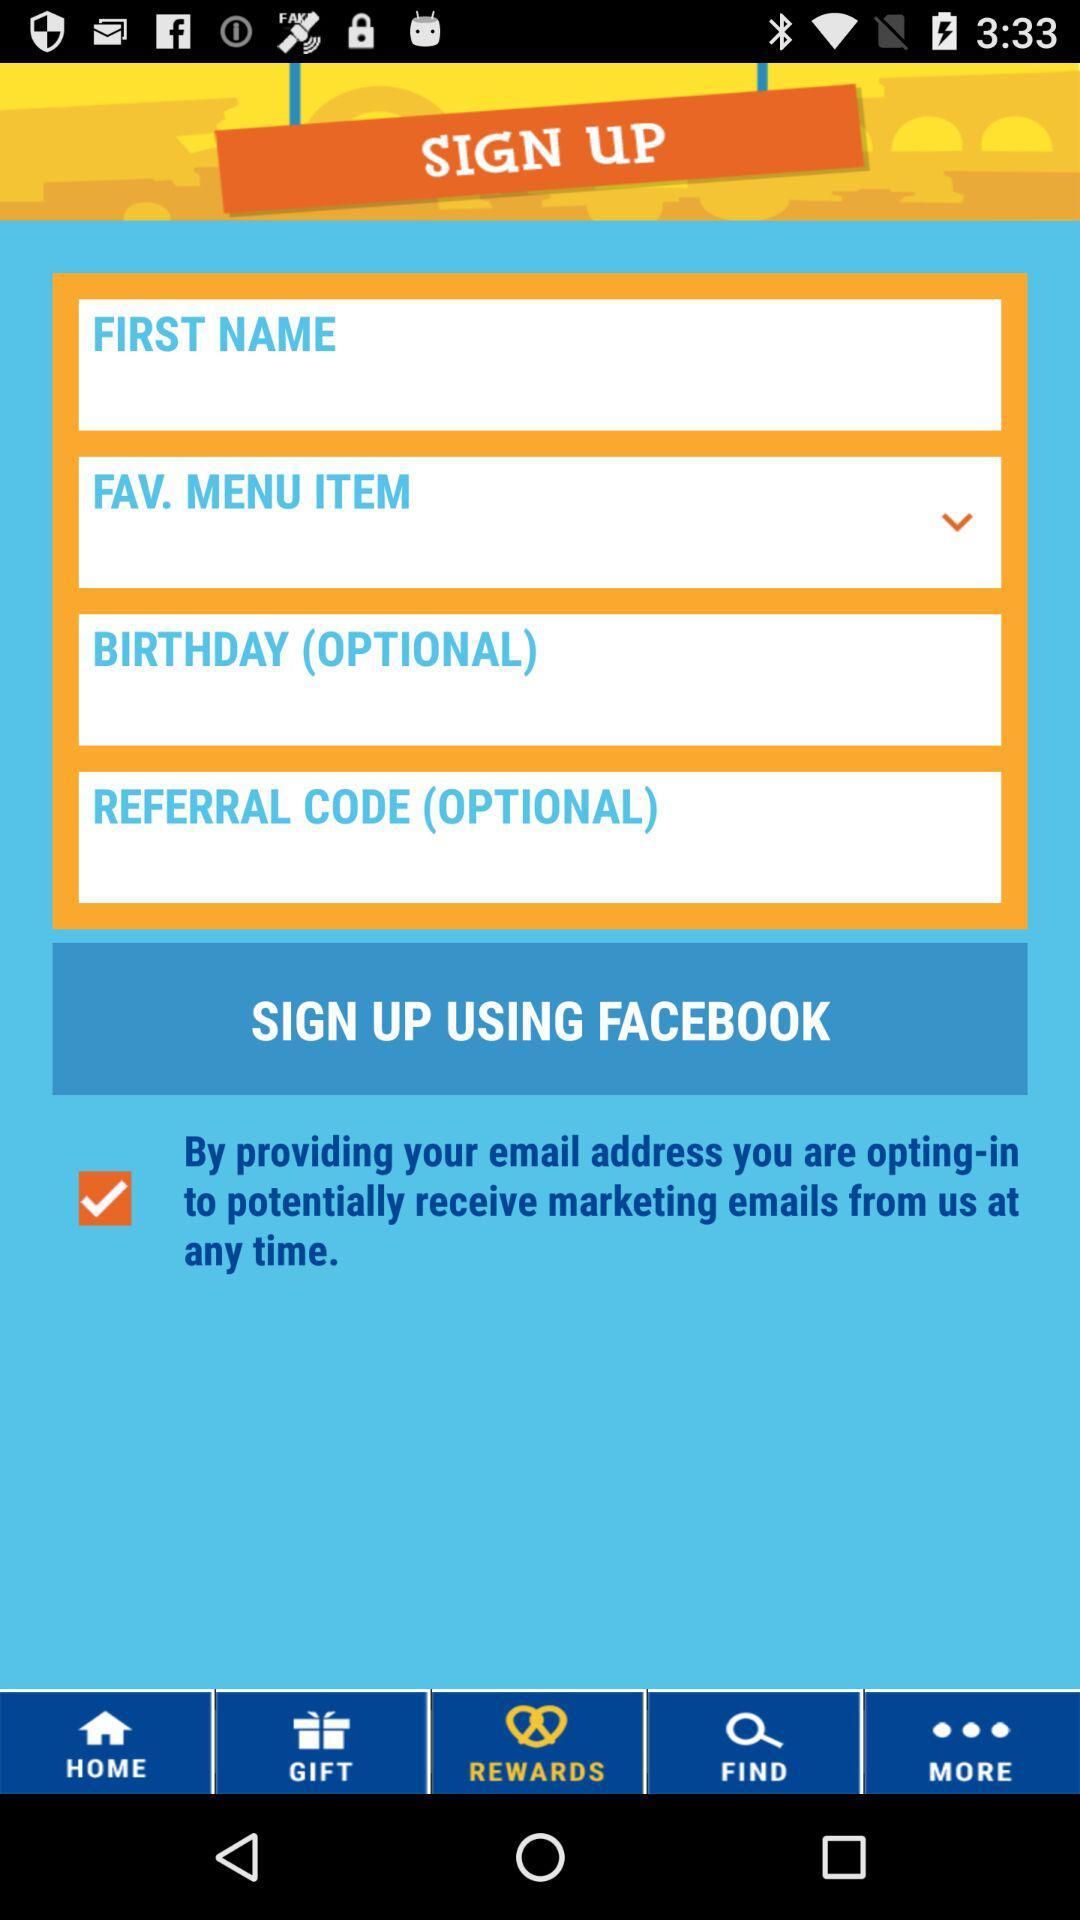  Describe the element at coordinates (104, 1199) in the screenshot. I see `opt in to marketing` at that location.